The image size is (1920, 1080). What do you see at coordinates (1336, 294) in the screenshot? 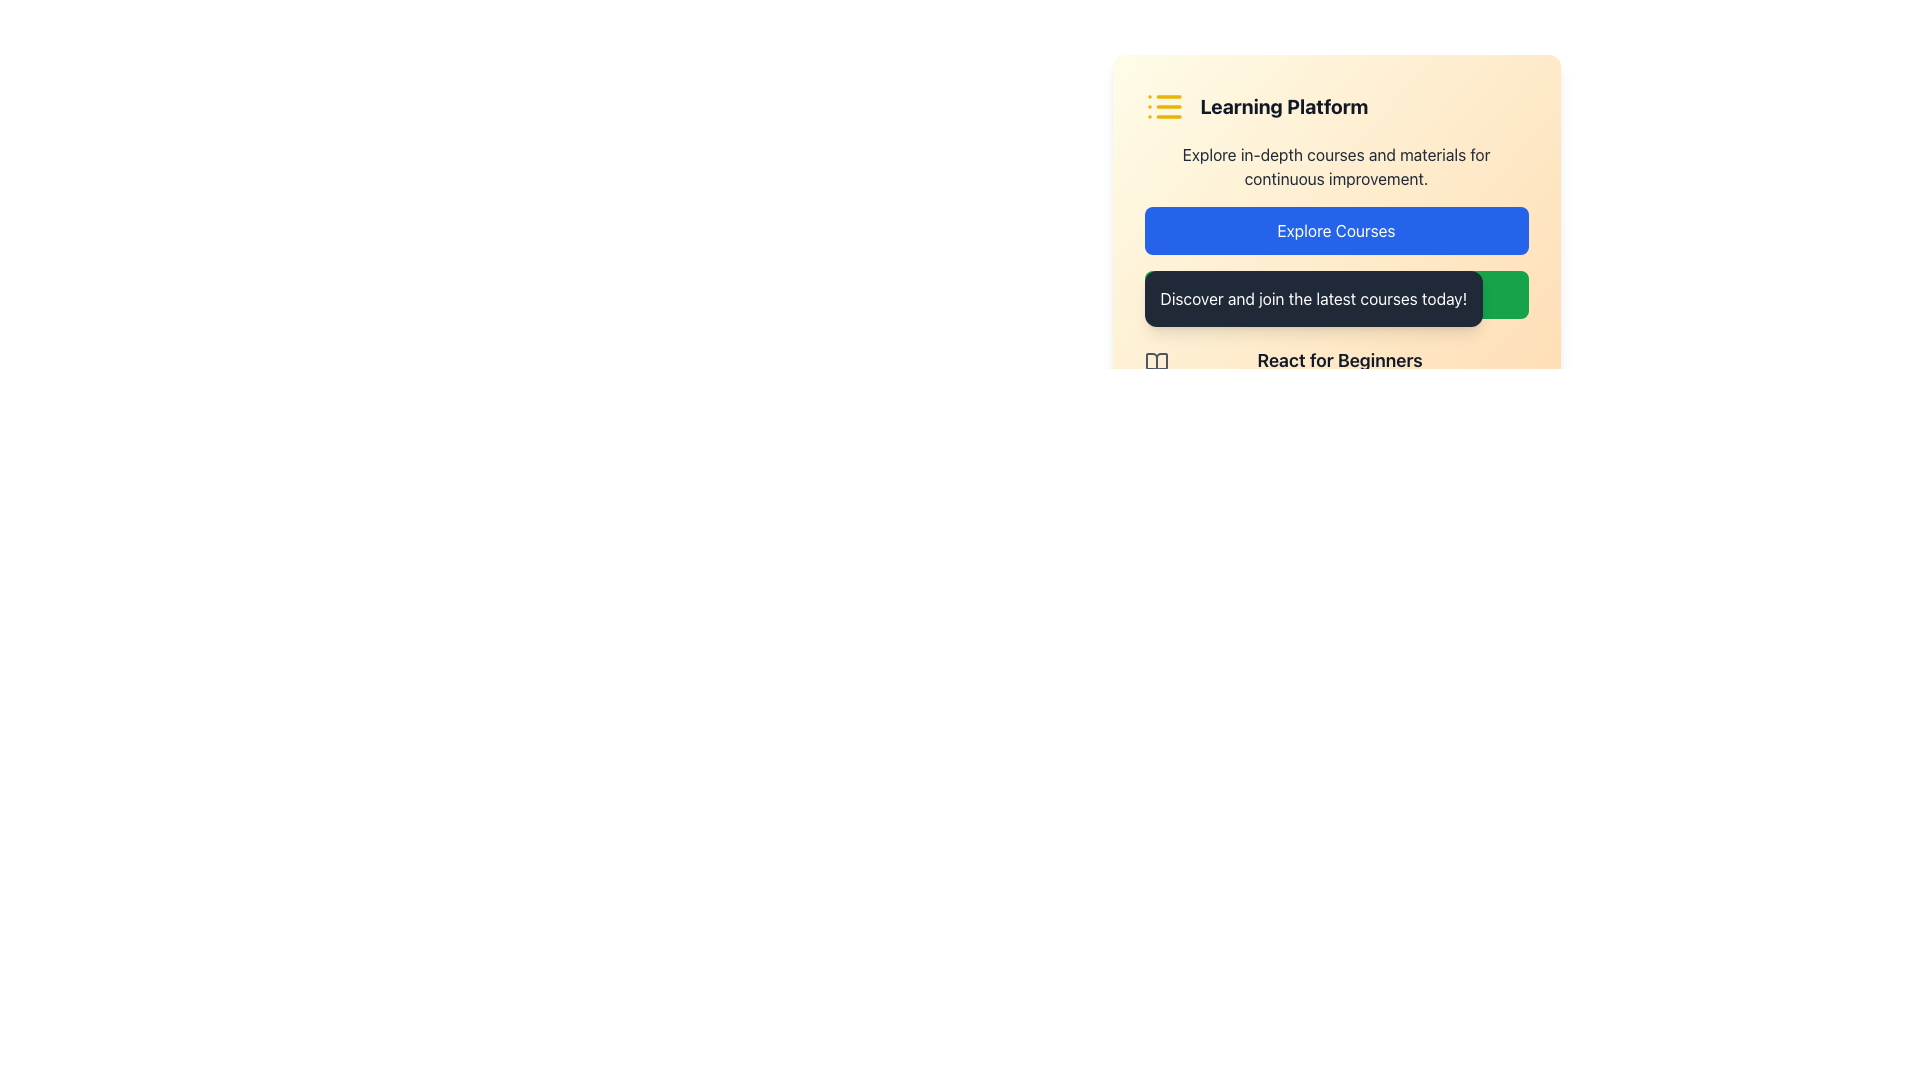
I see `the button that toggles the visibility of the details section, located below the 'Explore Courses' button and above the 'React for Beginners' section` at bounding box center [1336, 294].